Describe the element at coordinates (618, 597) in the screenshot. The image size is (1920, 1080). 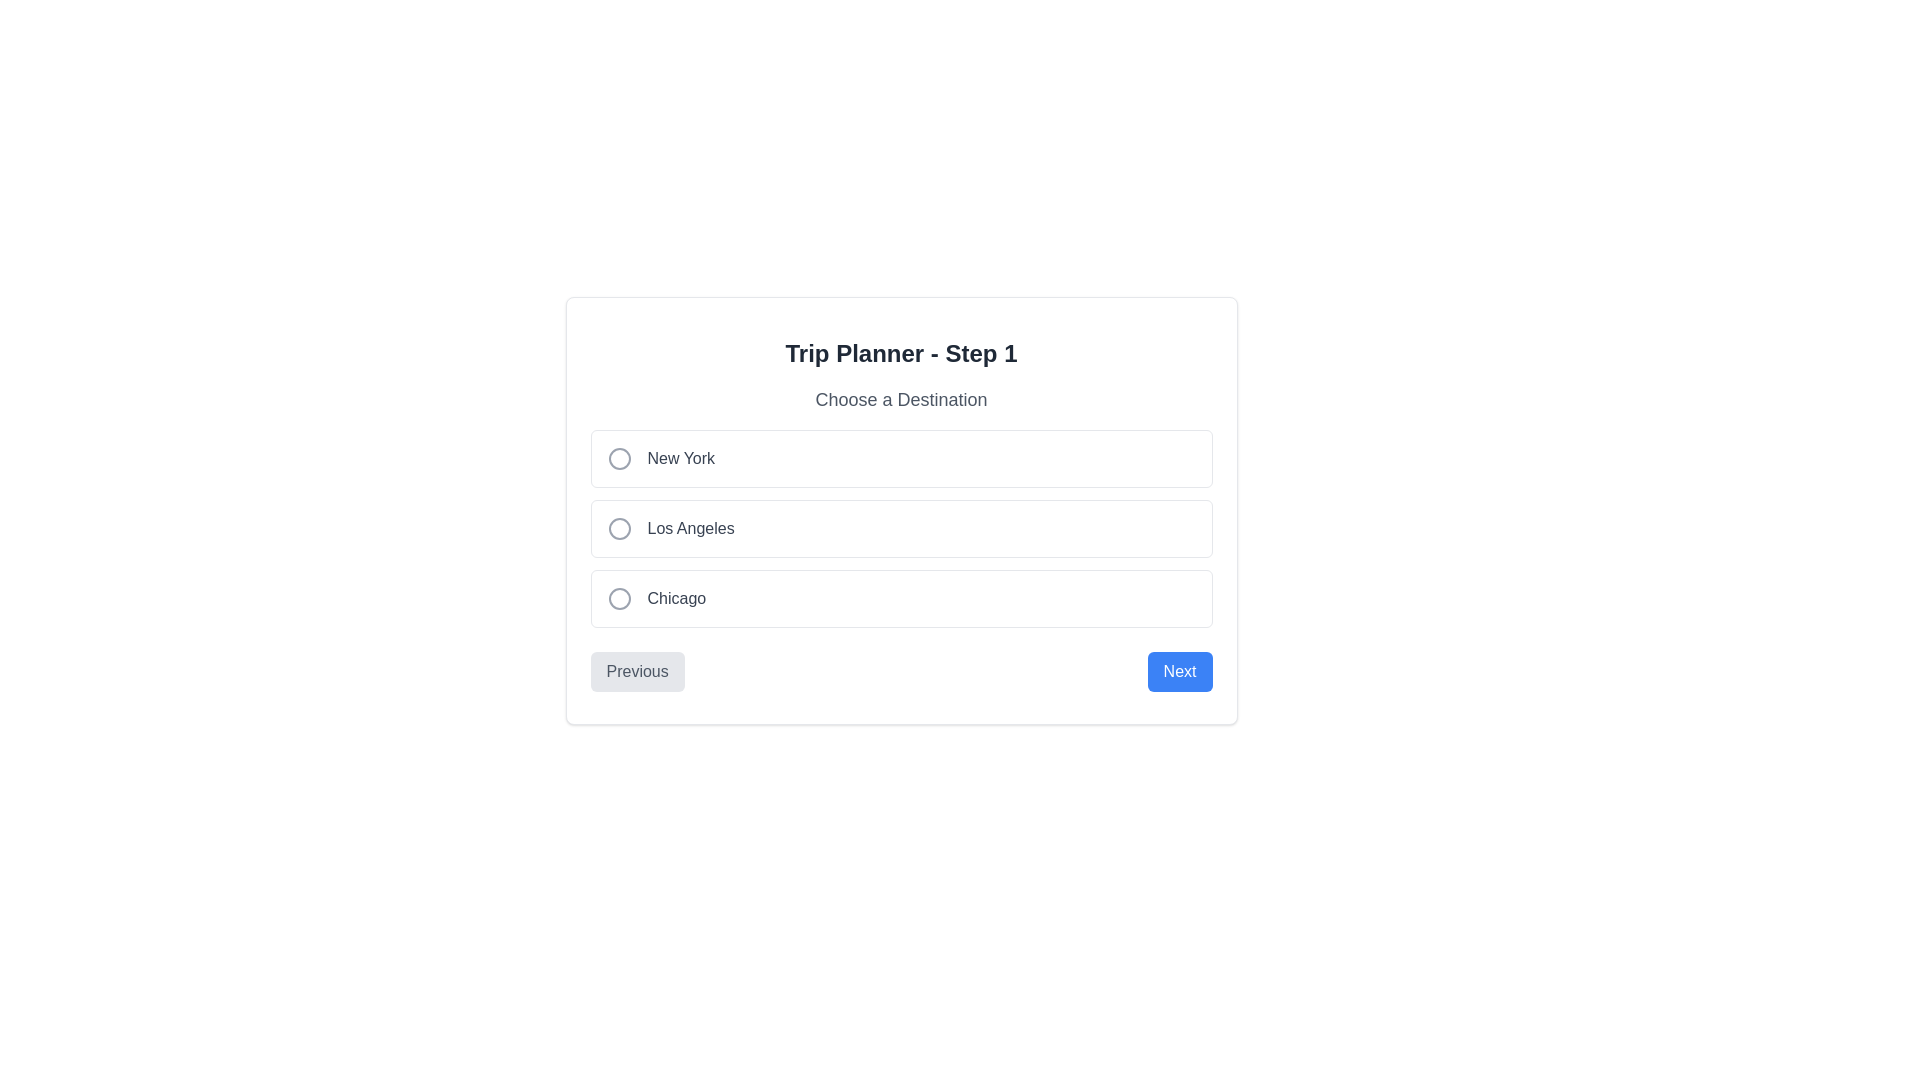
I see `the visual decoration representing the selected state of the 'Chicago' destination item within its radio button` at that location.